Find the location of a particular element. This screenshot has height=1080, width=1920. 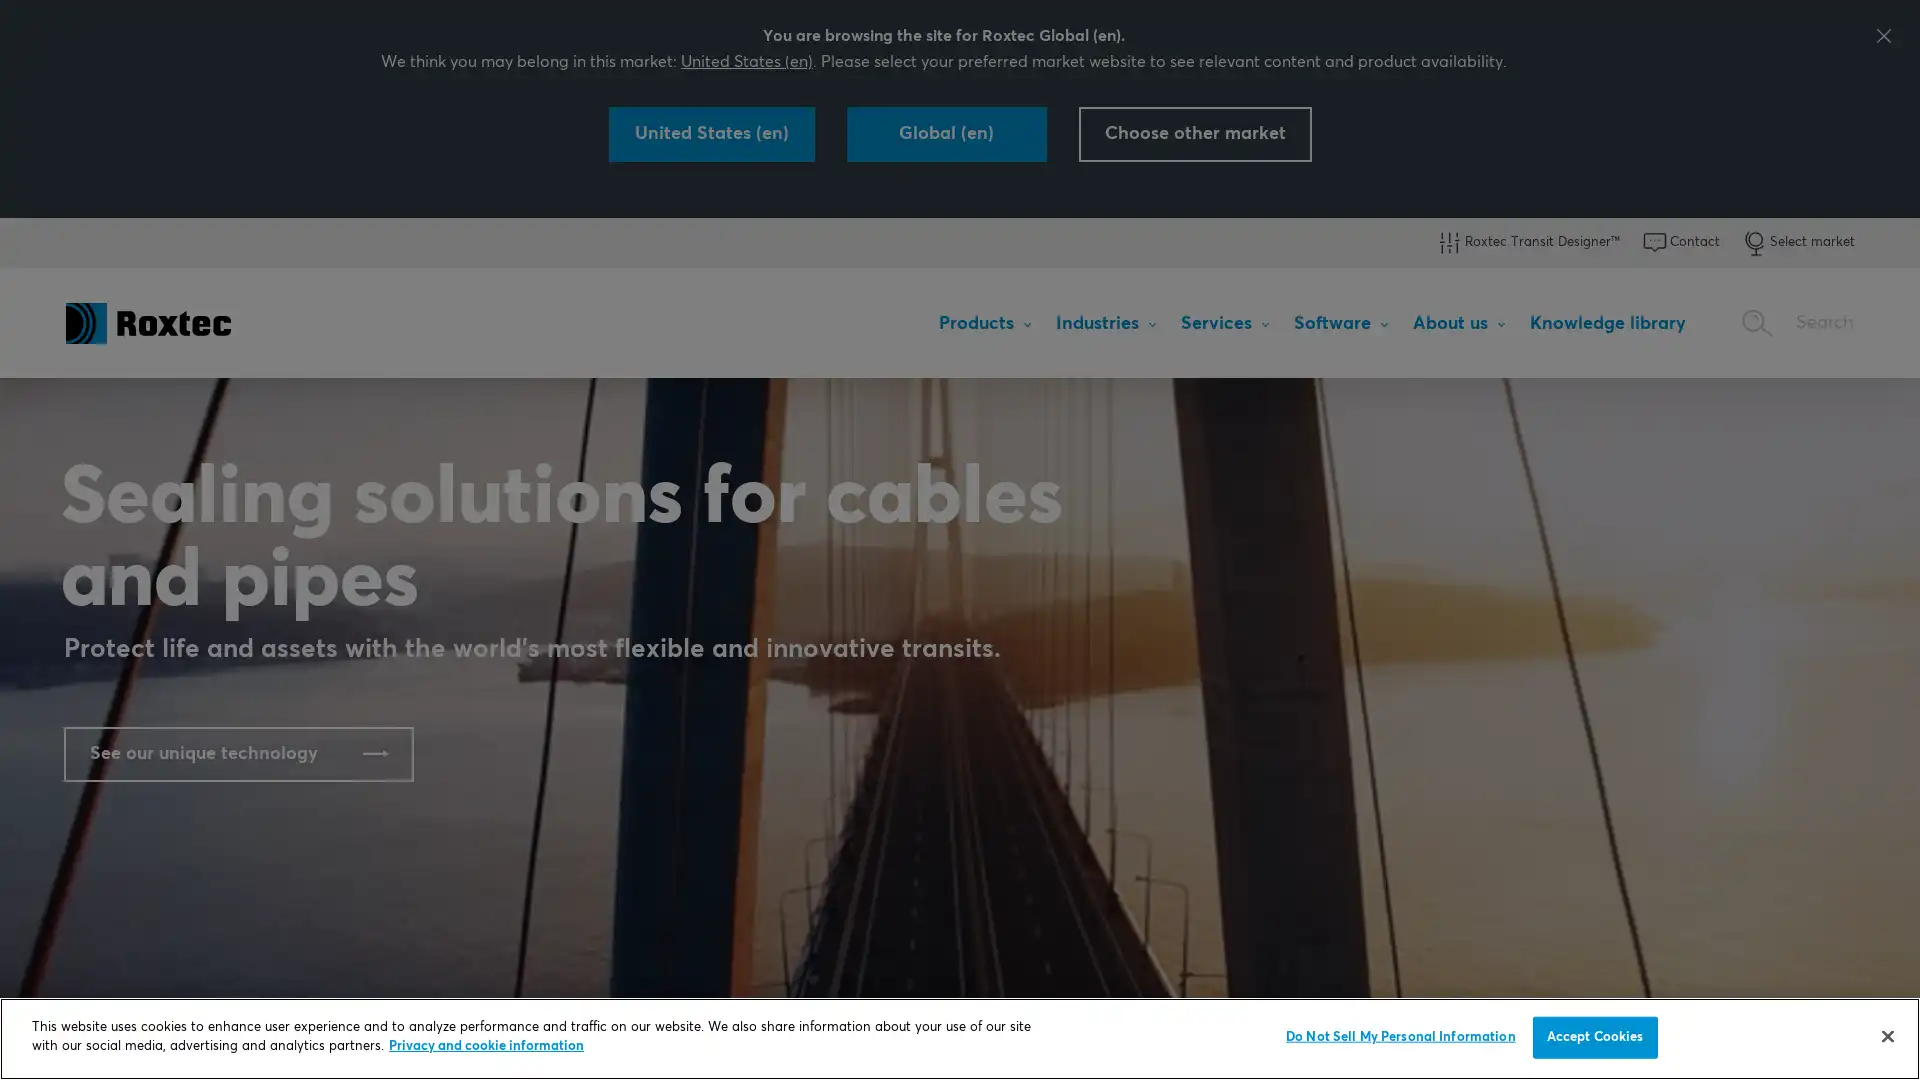

Accept Cookies is located at coordinates (1593, 1036).